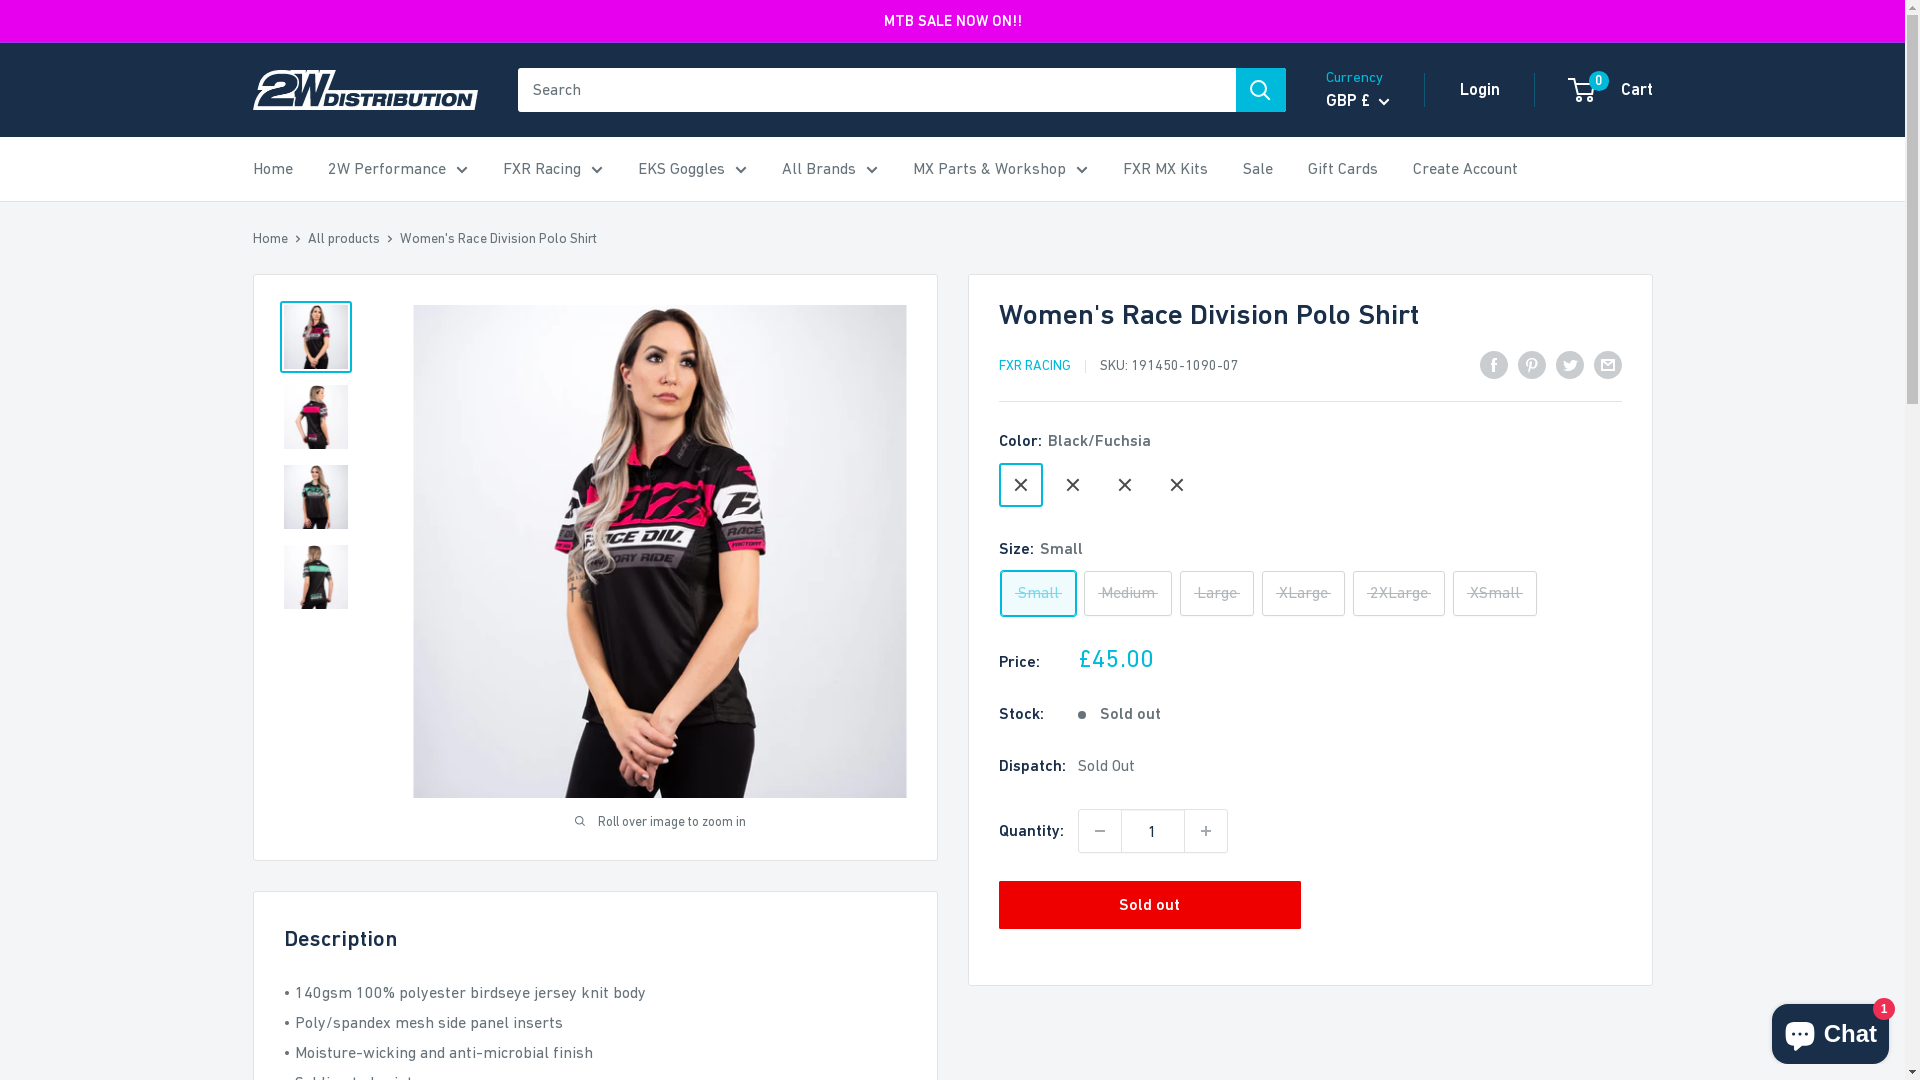 This screenshot has width=1920, height=1080. Describe the element at coordinates (344, 237) in the screenshot. I see `'All products'` at that location.